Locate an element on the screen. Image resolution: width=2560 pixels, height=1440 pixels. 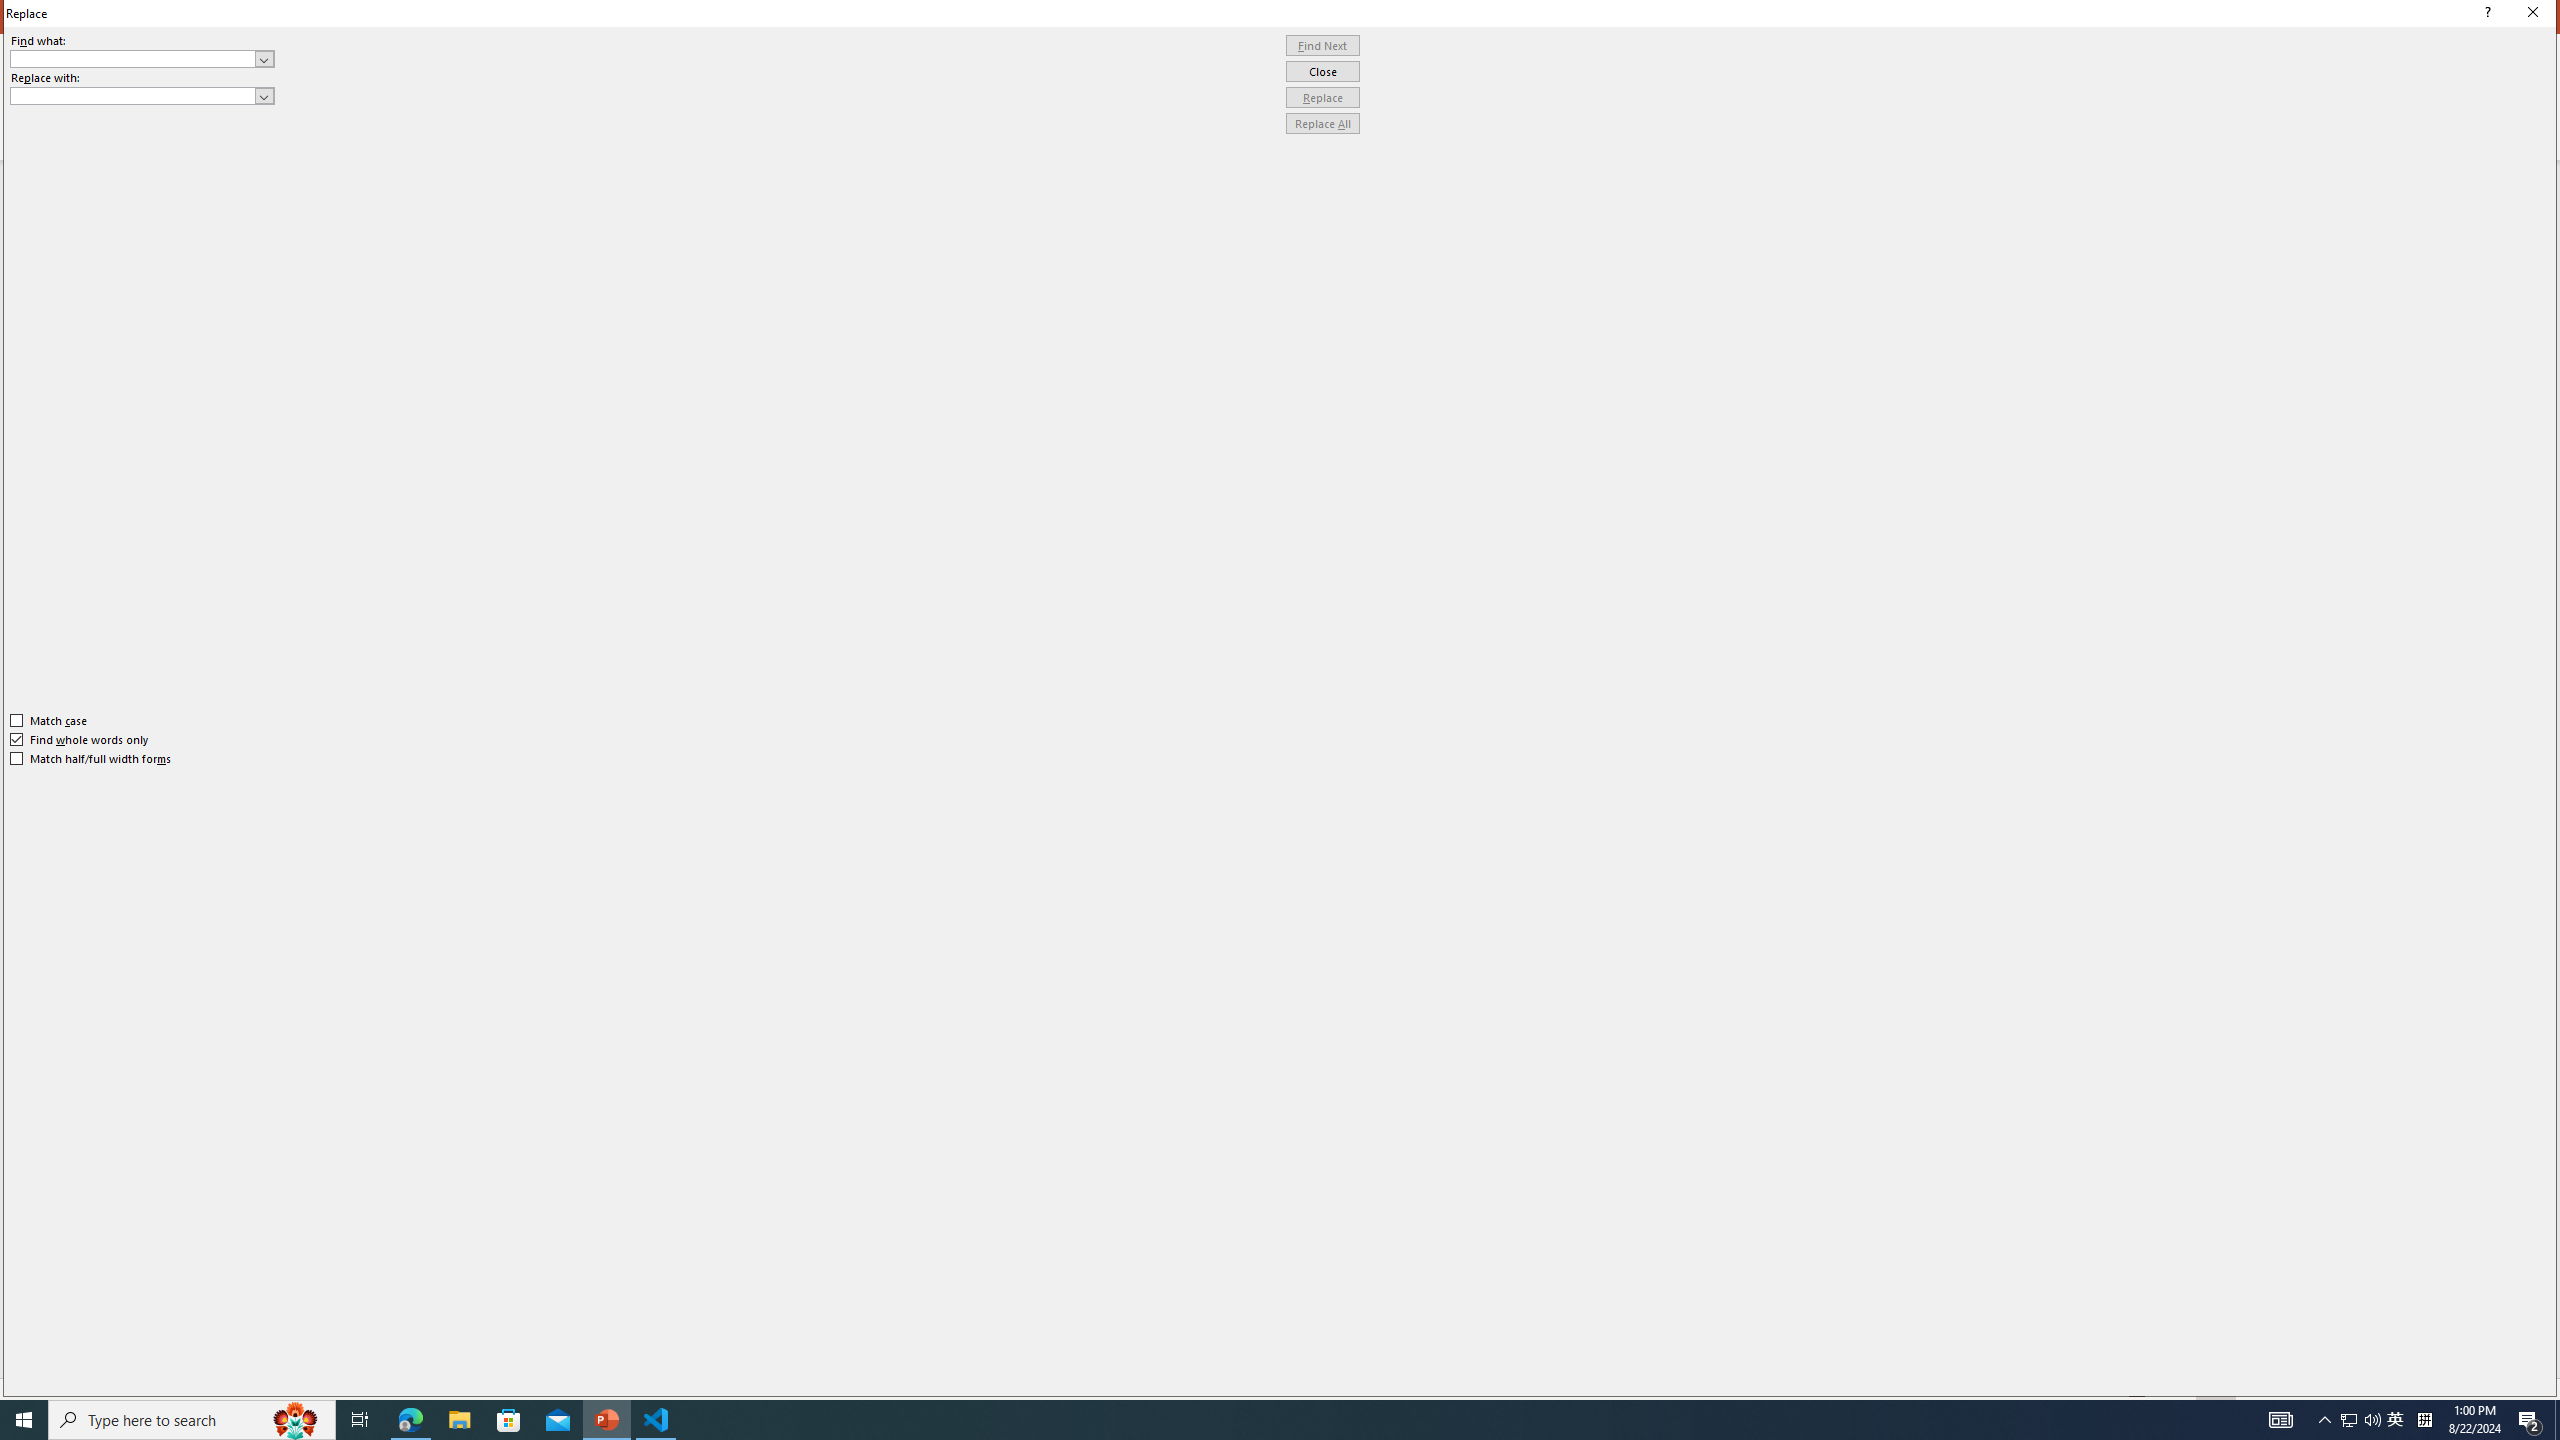
'Find whole words only' is located at coordinates (80, 739).